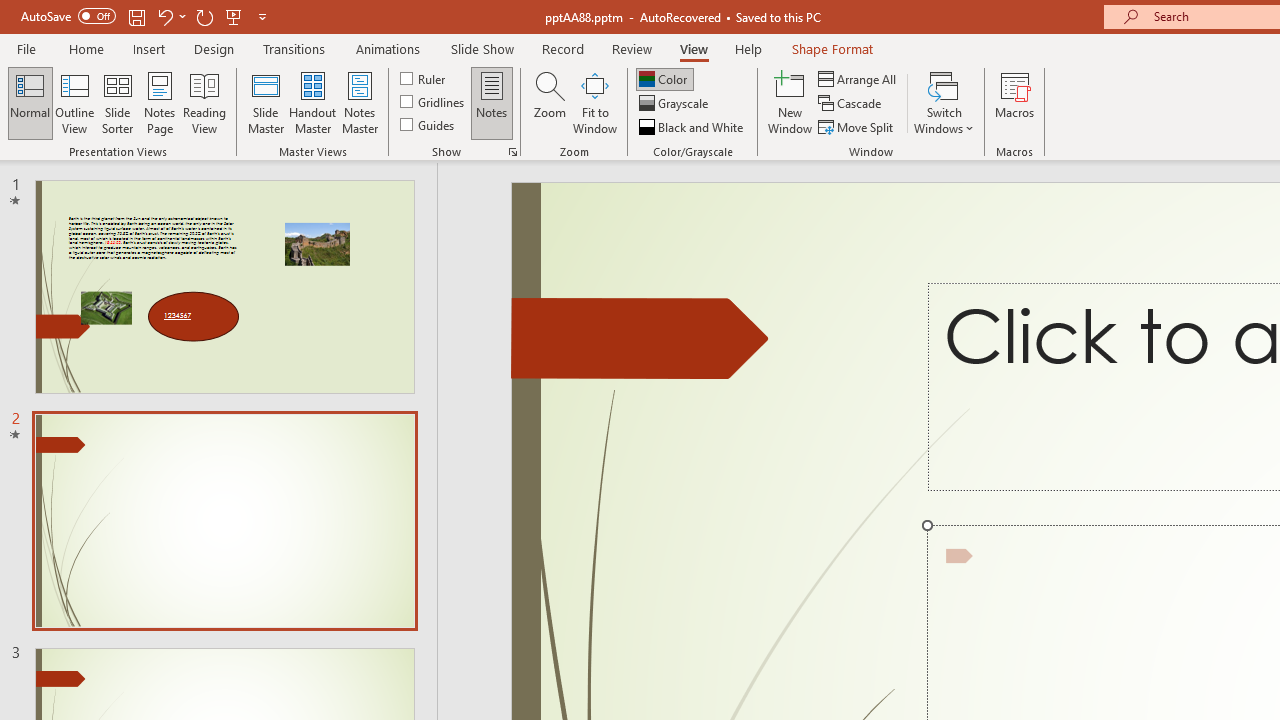 Image resolution: width=1280 pixels, height=720 pixels. Describe the element at coordinates (264, 103) in the screenshot. I see `'Slide Master'` at that location.